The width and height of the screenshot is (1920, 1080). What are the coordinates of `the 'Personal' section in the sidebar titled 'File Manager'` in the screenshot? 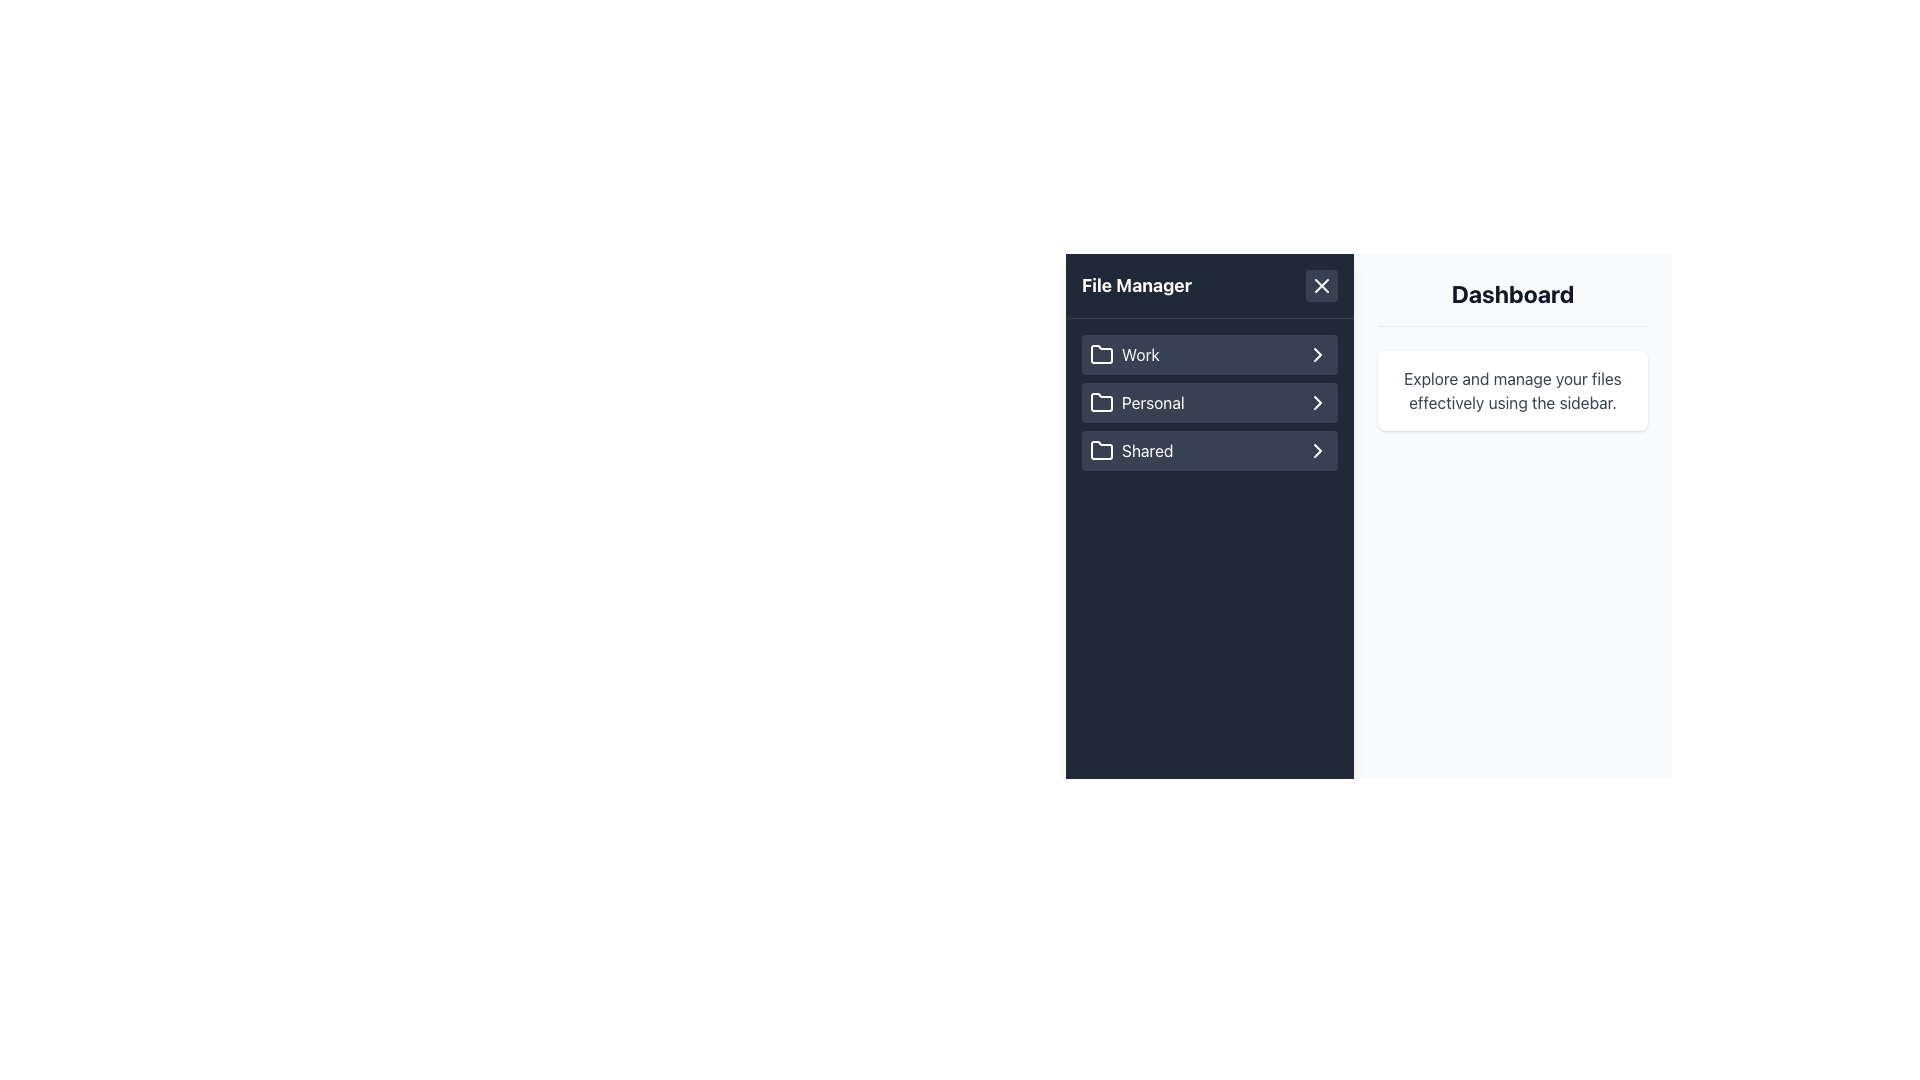 It's located at (1208, 406).